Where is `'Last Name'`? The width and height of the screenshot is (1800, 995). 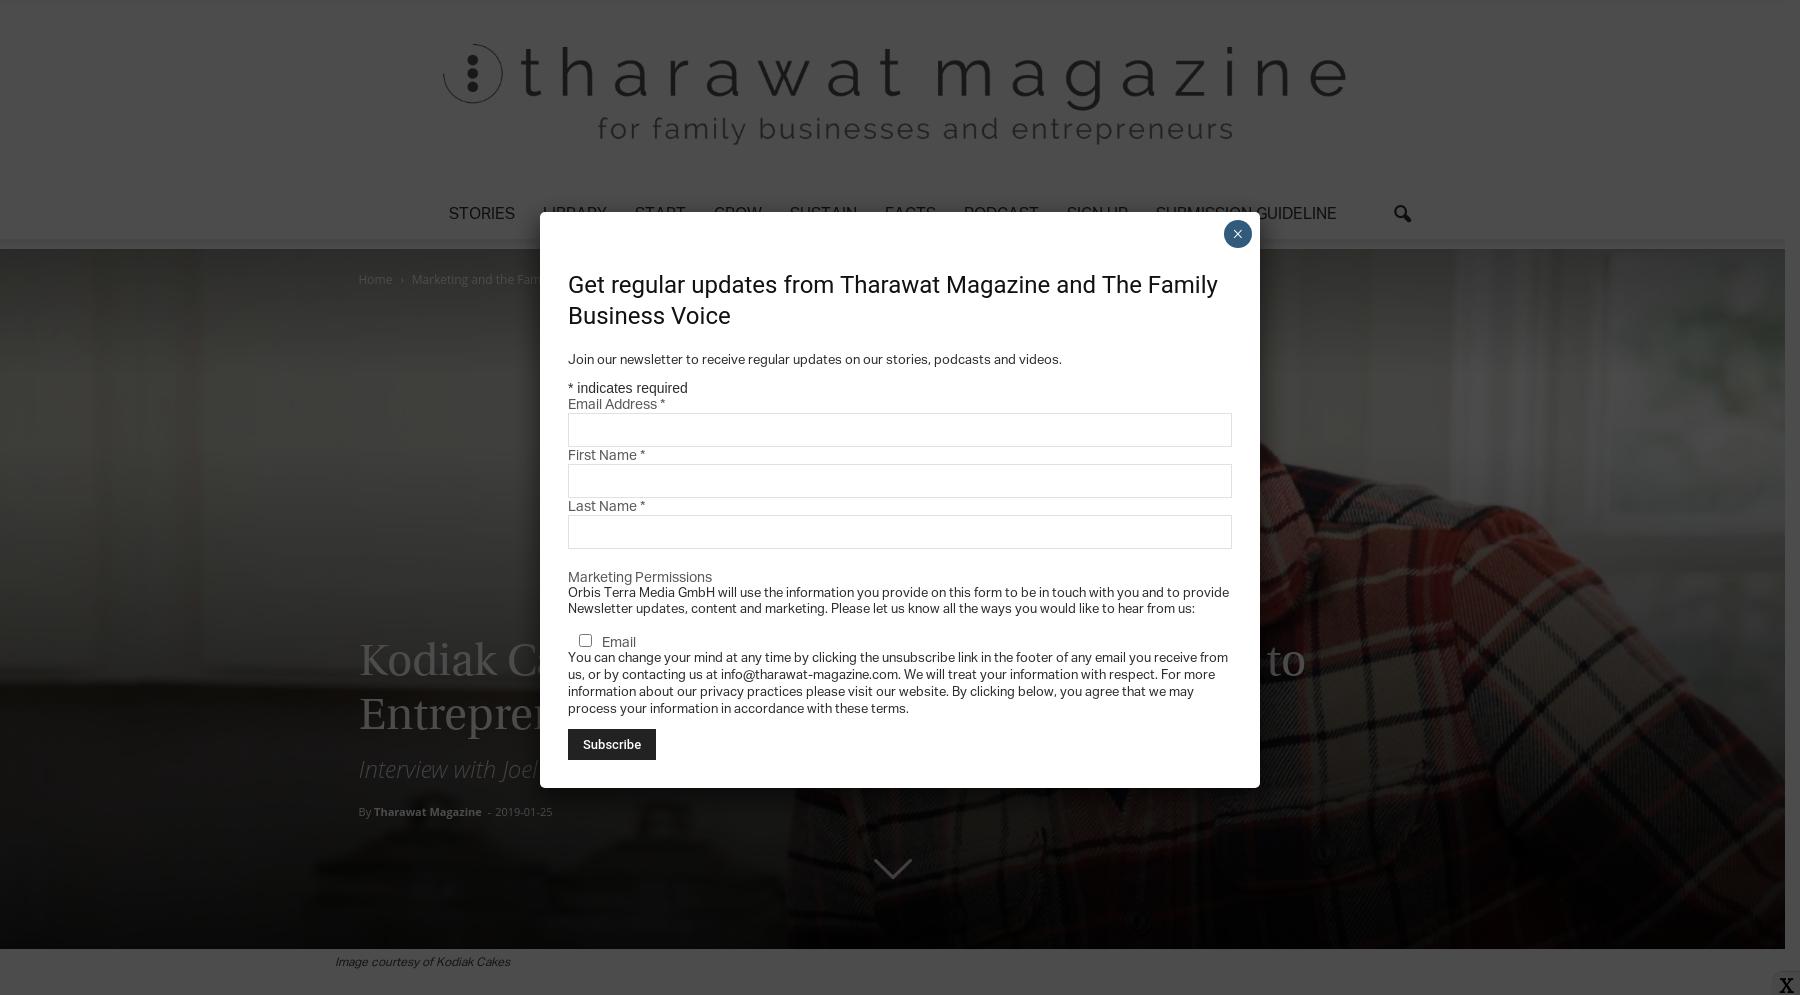 'Last Name' is located at coordinates (604, 504).